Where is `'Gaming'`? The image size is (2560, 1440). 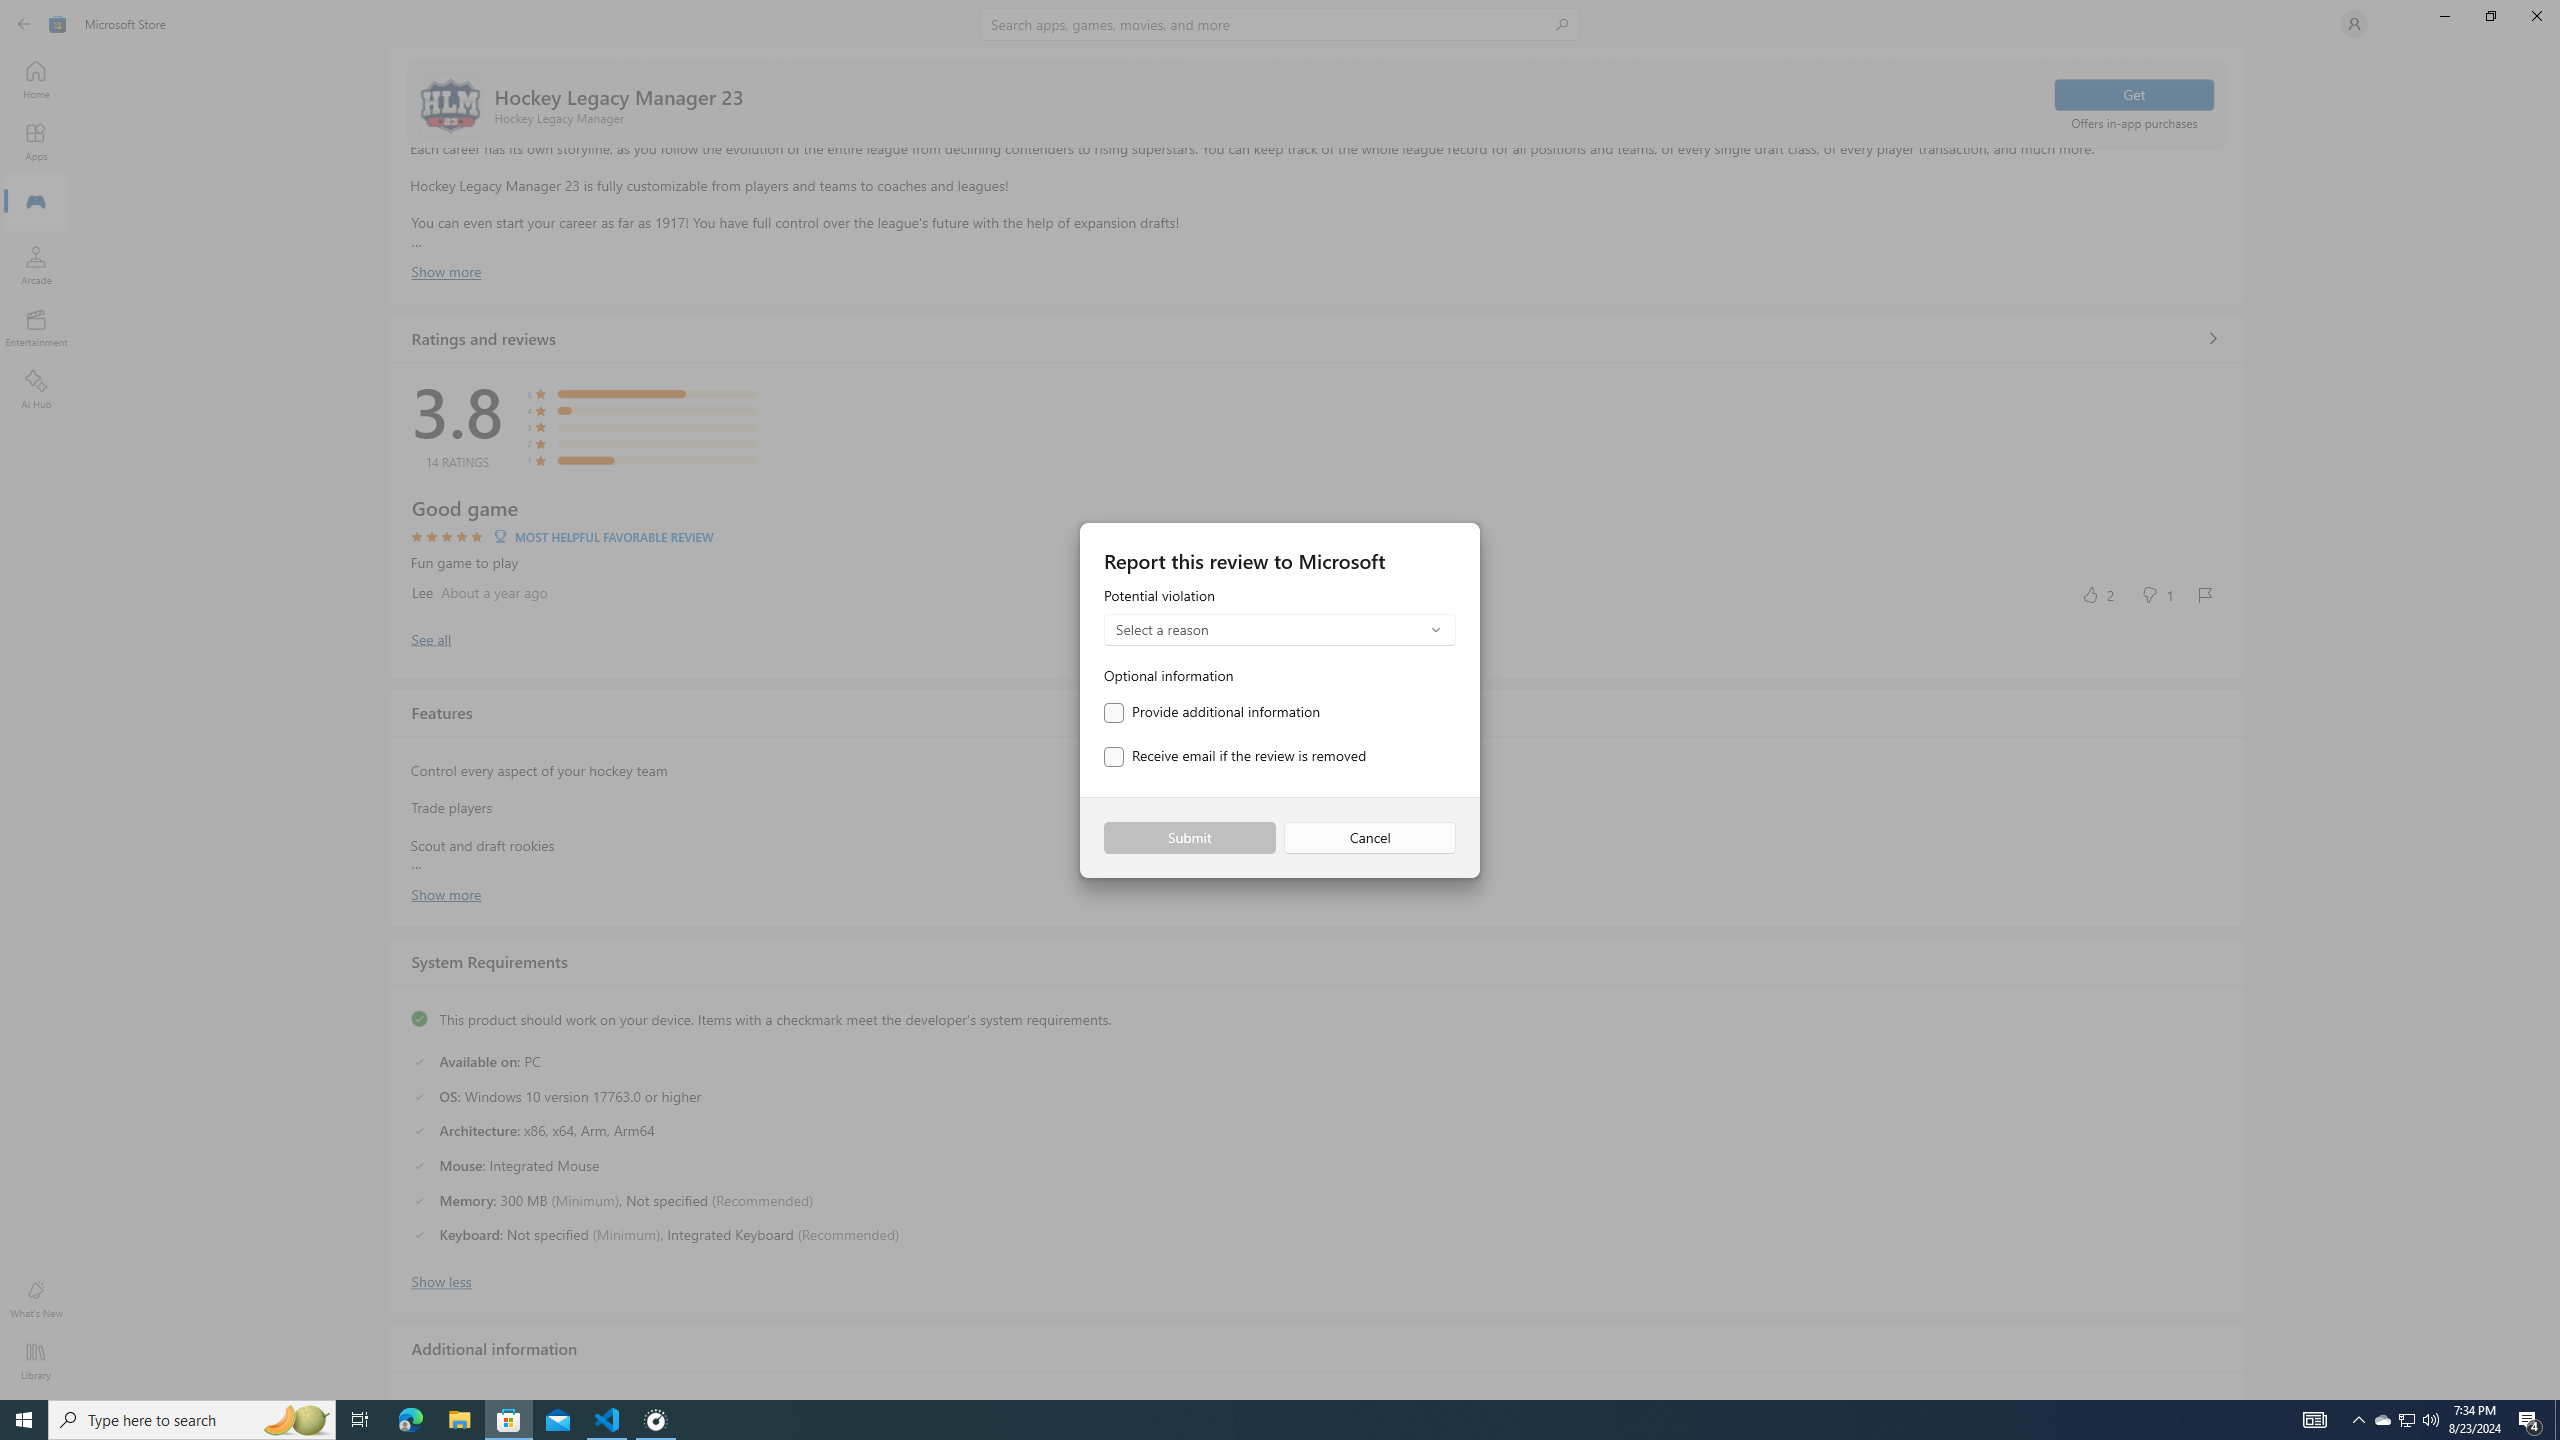
'Gaming' is located at coordinates (34, 202).